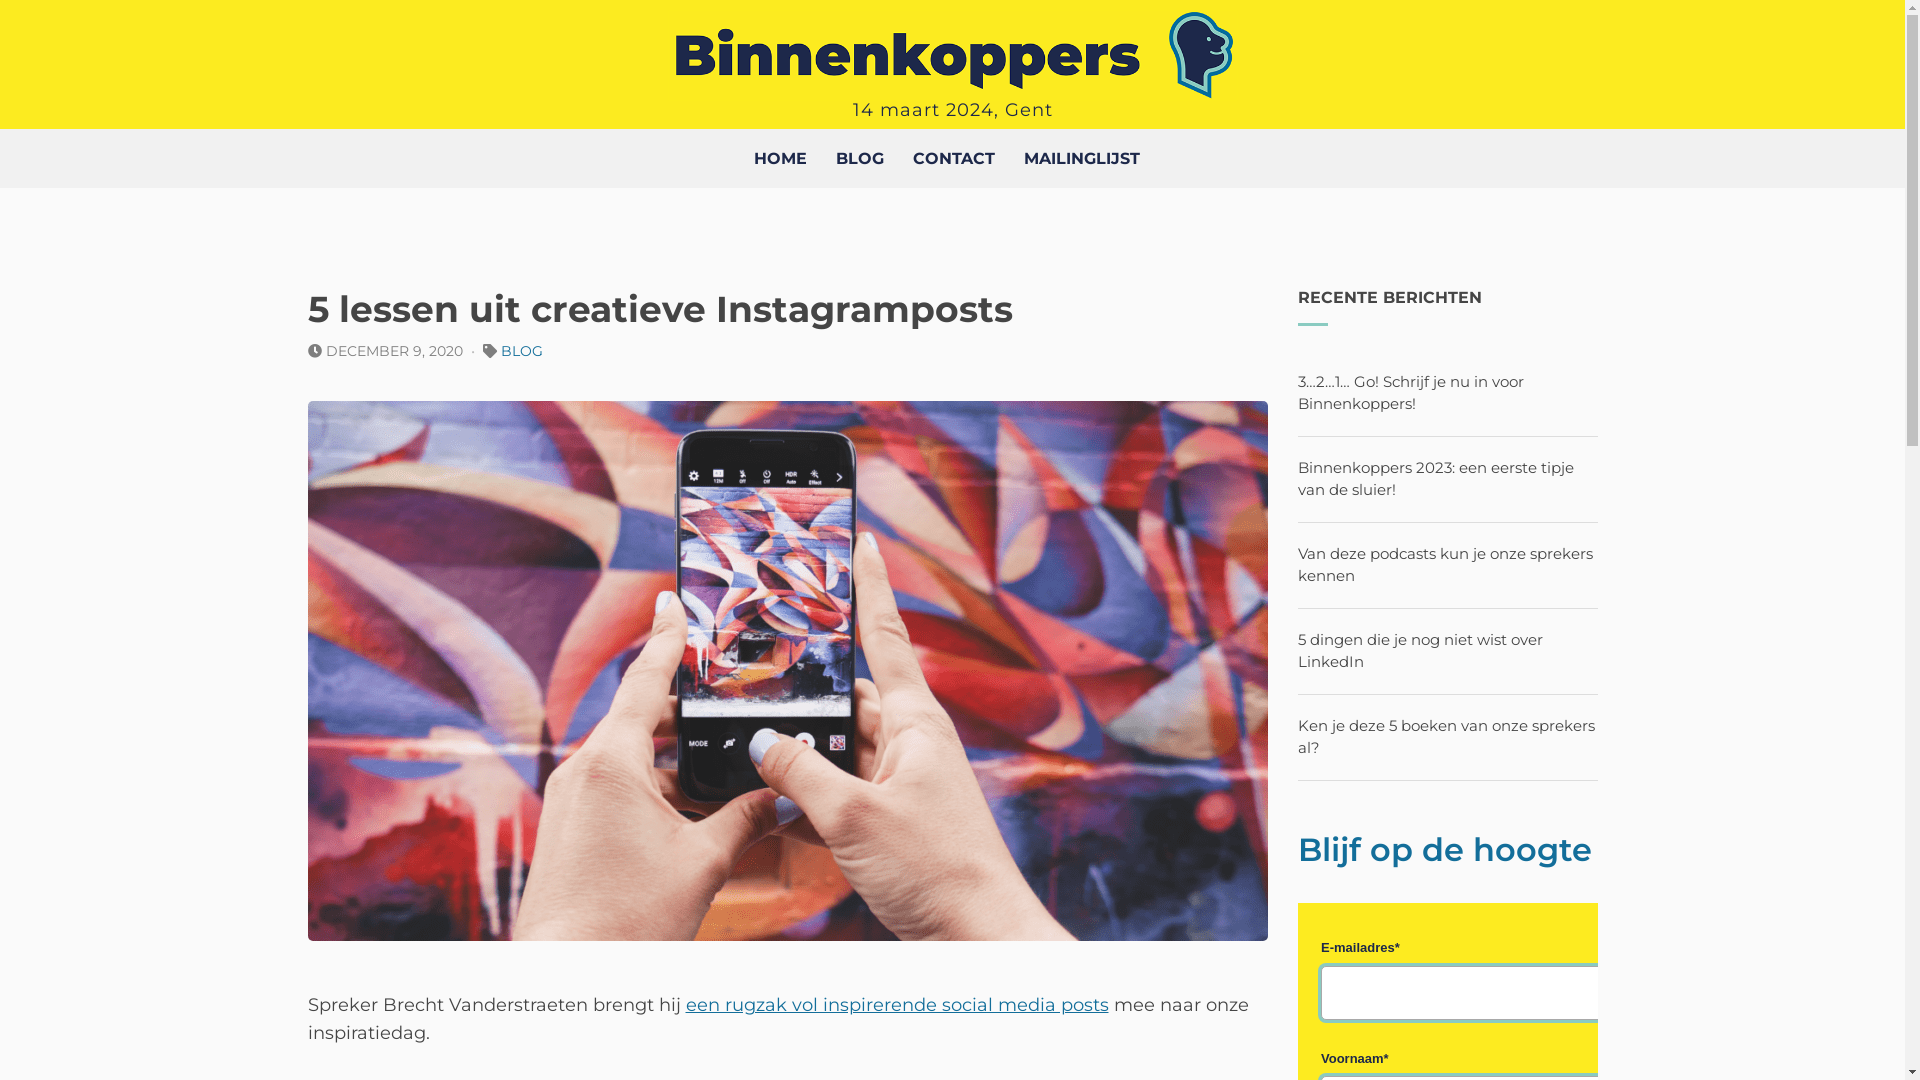 The height and width of the screenshot is (1080, 1920). I want to click on 'HOME', so click(779, 157).